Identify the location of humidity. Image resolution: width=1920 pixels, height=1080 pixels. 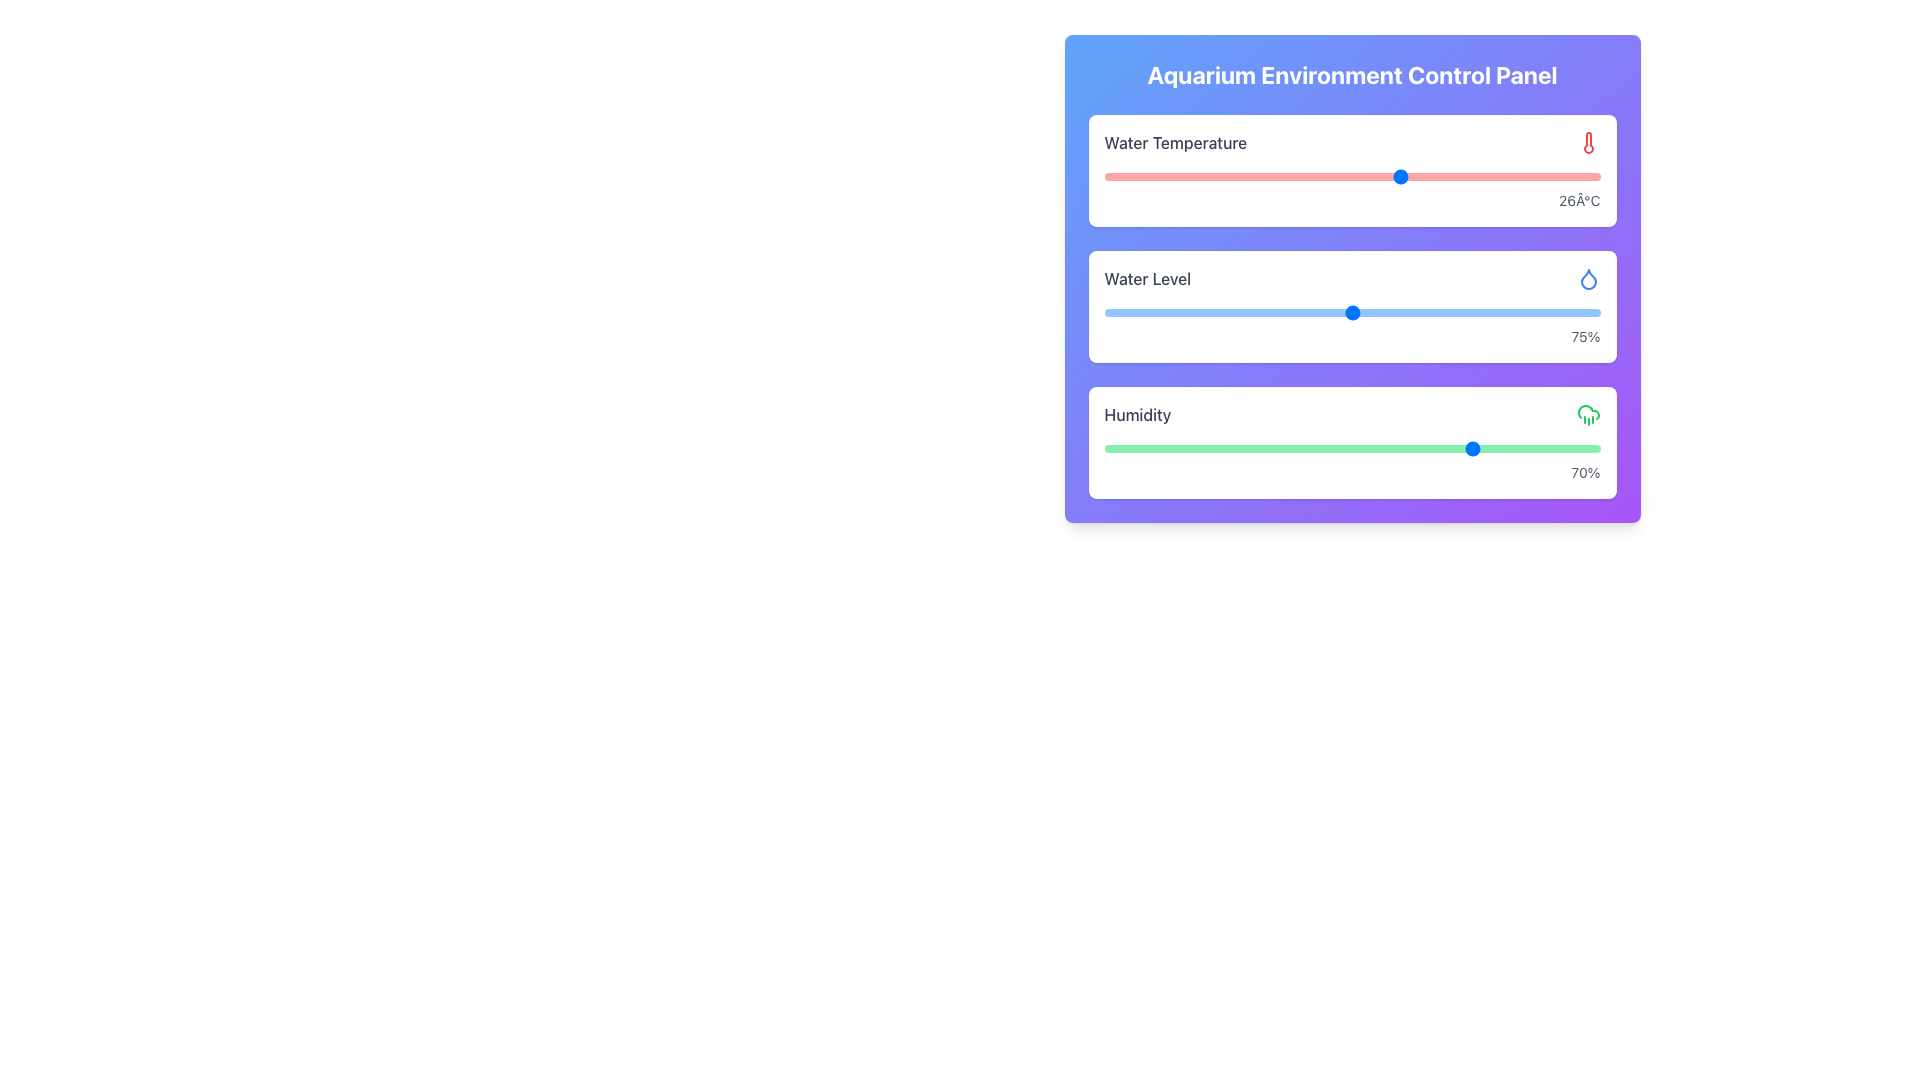
(1488, 447).